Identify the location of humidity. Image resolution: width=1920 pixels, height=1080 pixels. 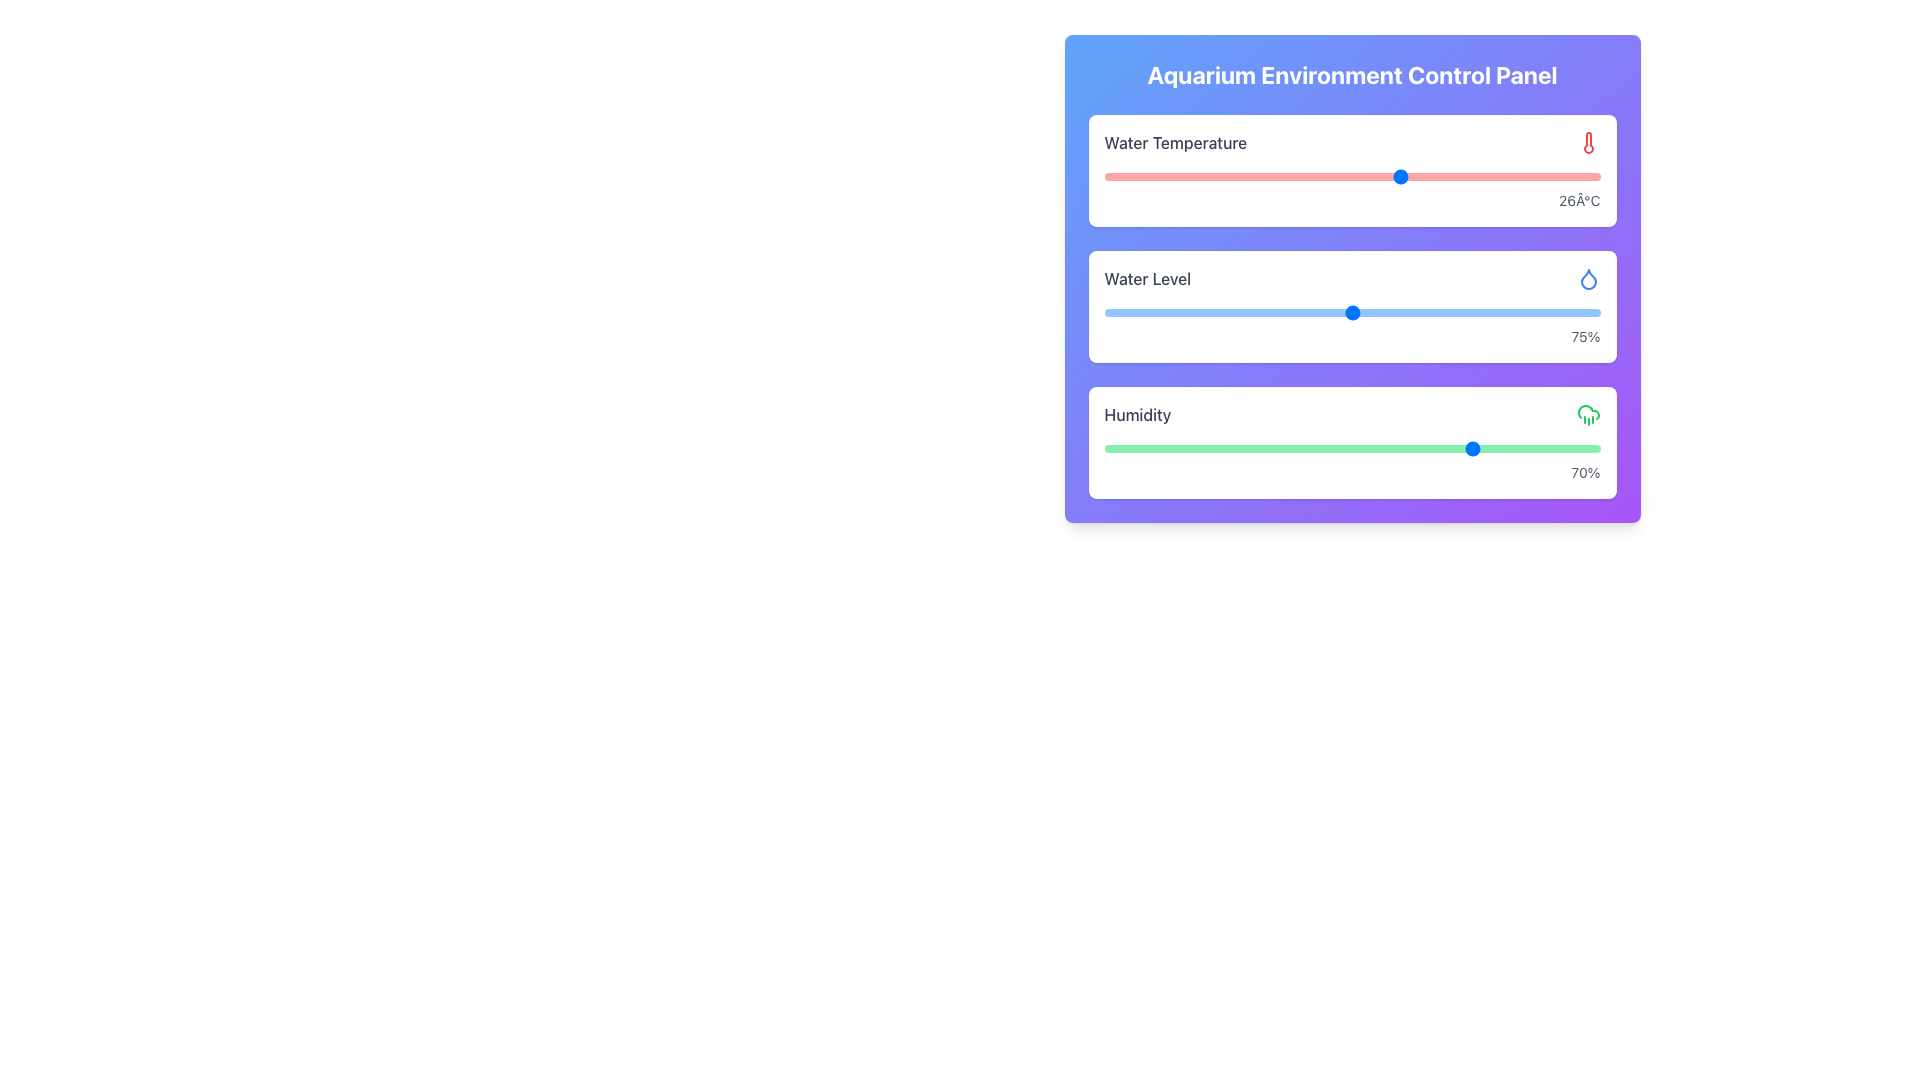
(1488, 447).